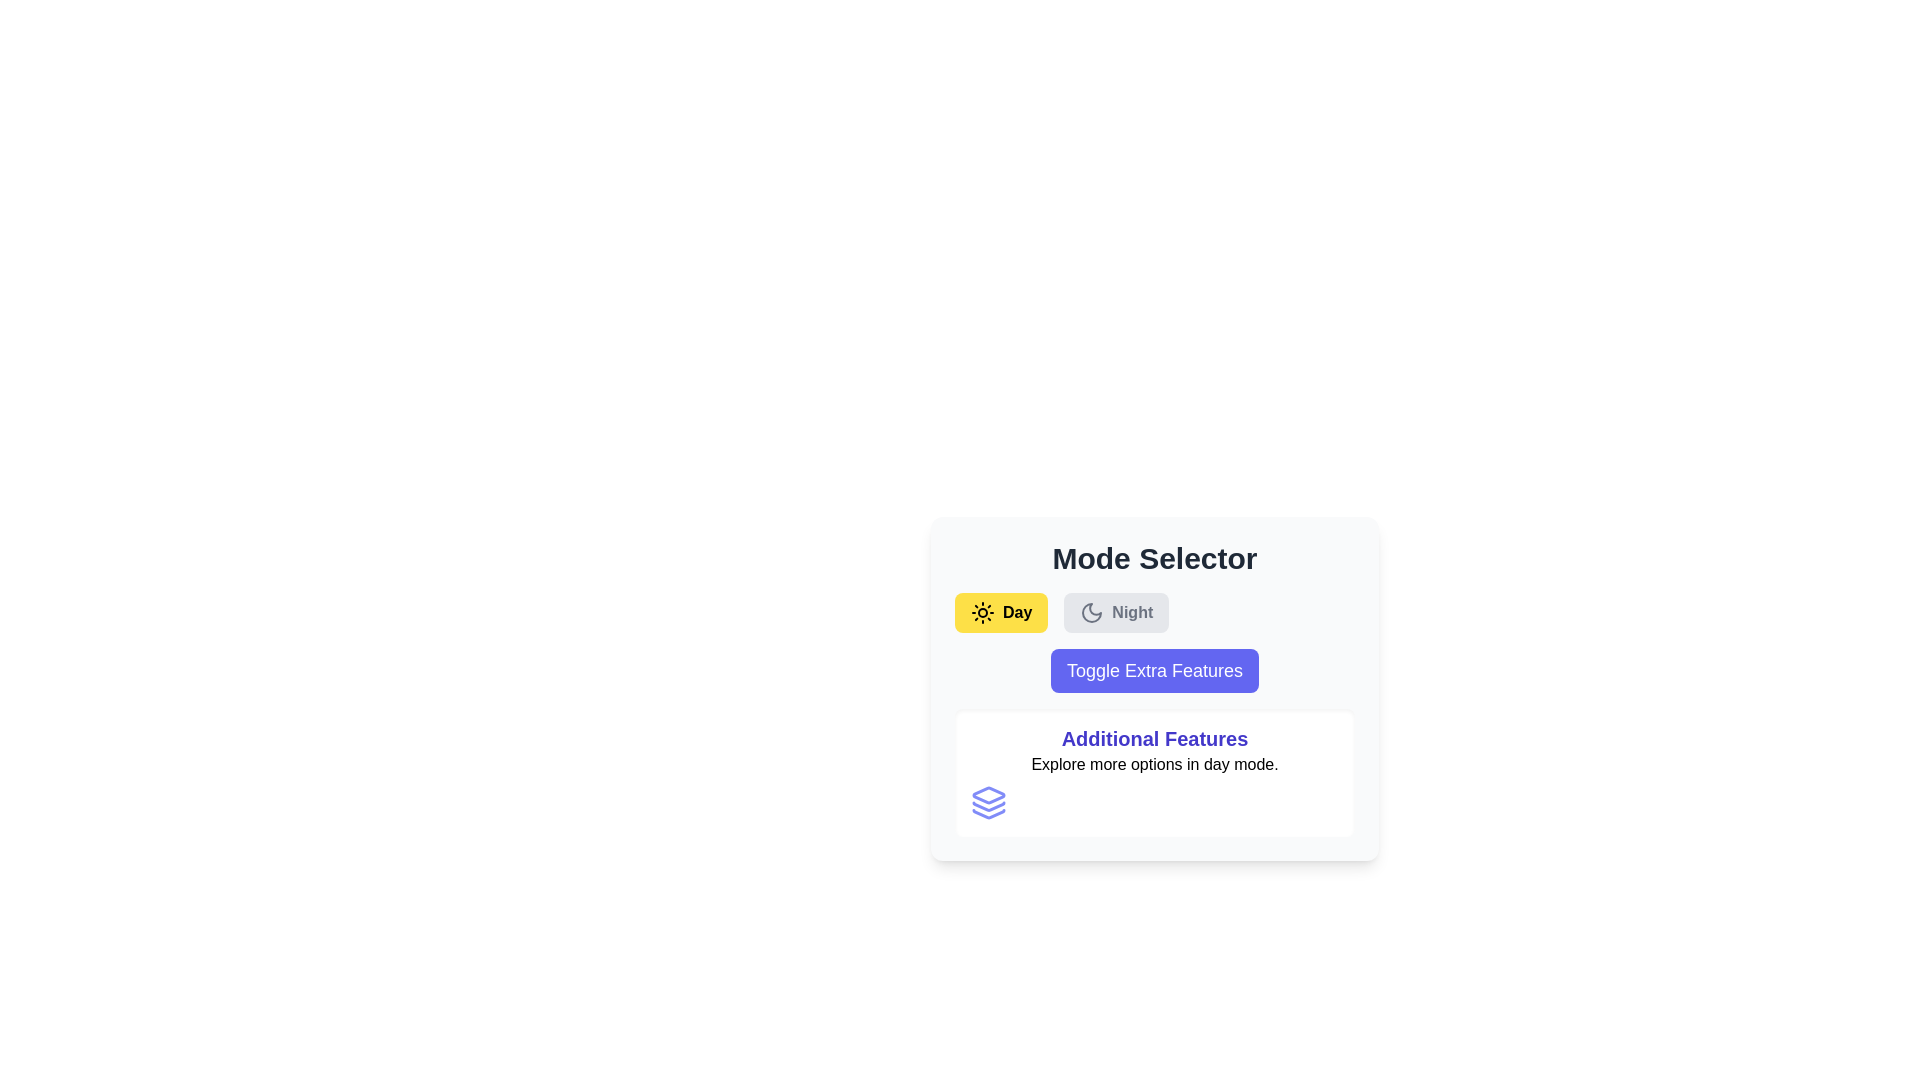  I want to click on the Toggle switch group located under the 'Mode Selector' title, so click(1155, 612).